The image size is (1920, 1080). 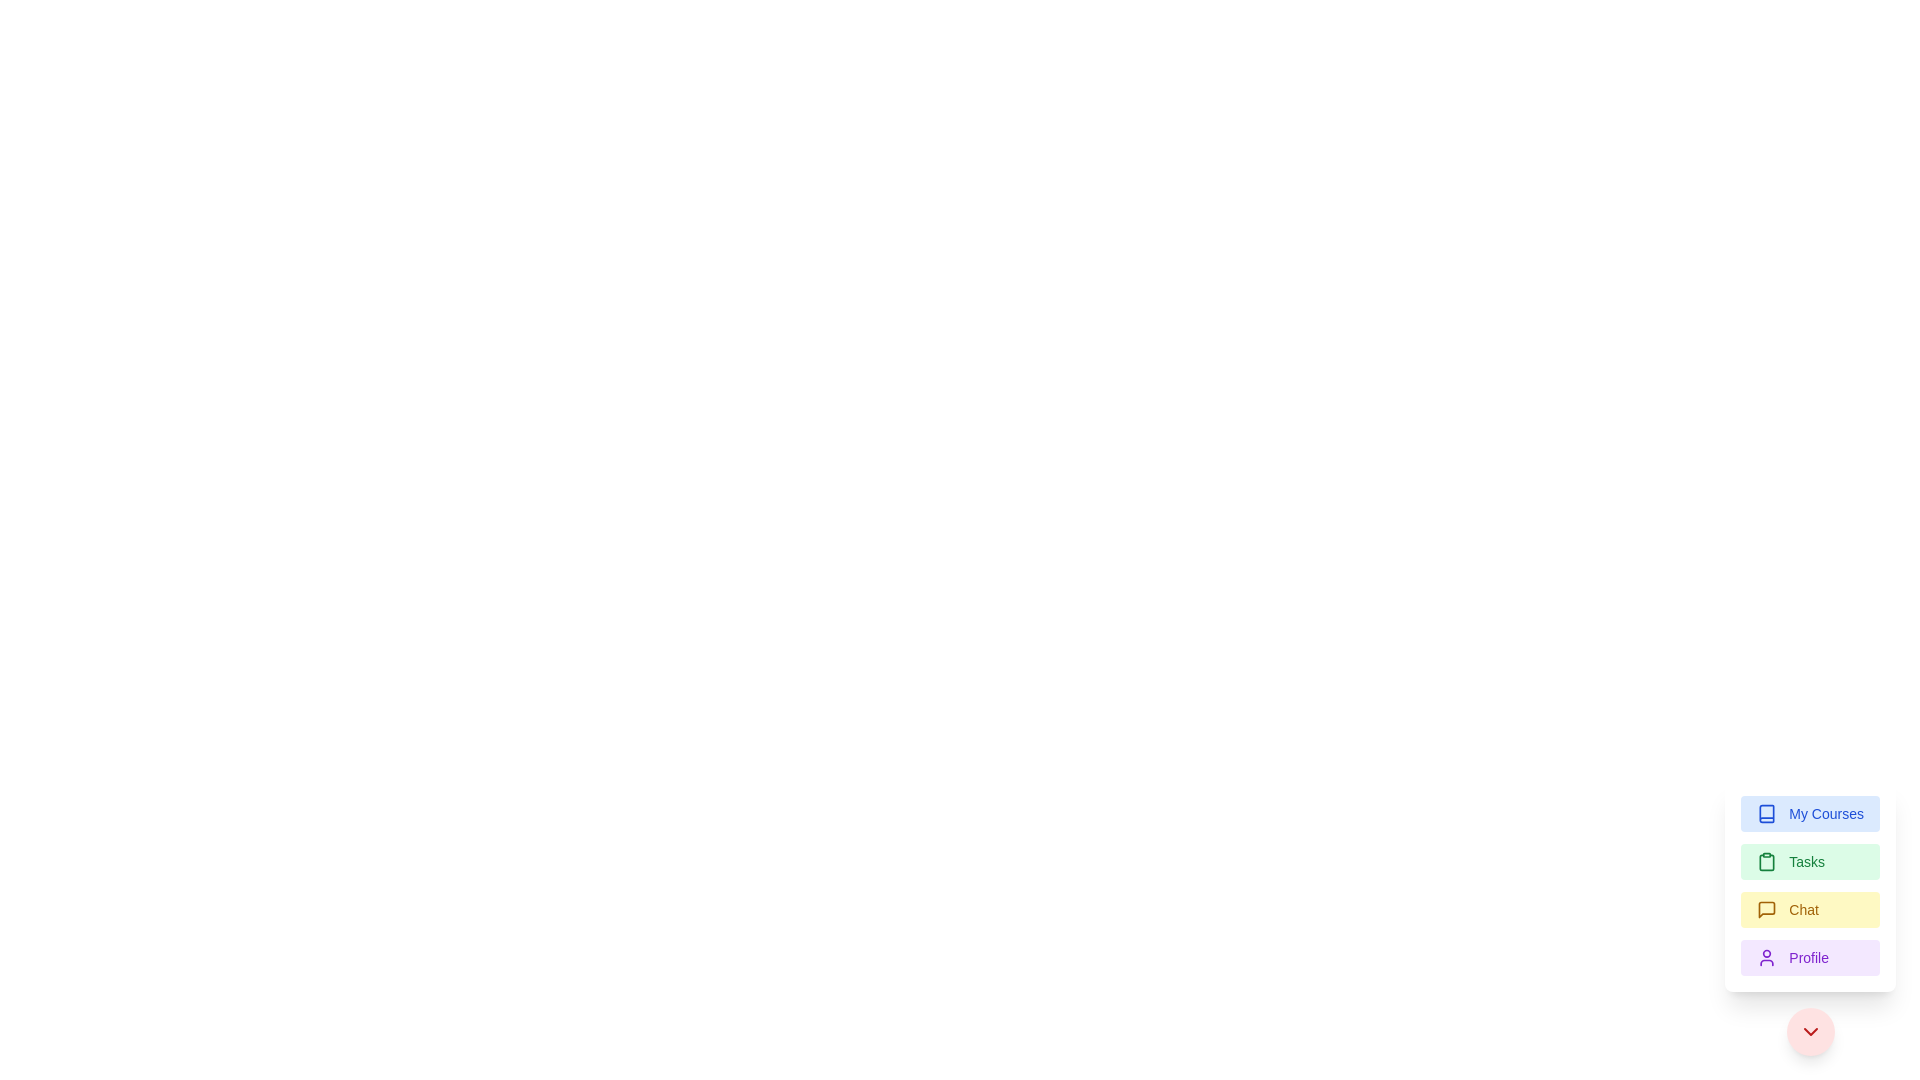 What do you see at coordinates (1809, 956) in the screenshot?
I see `the 'Profile' text label` at bounding box center [1809, 956].